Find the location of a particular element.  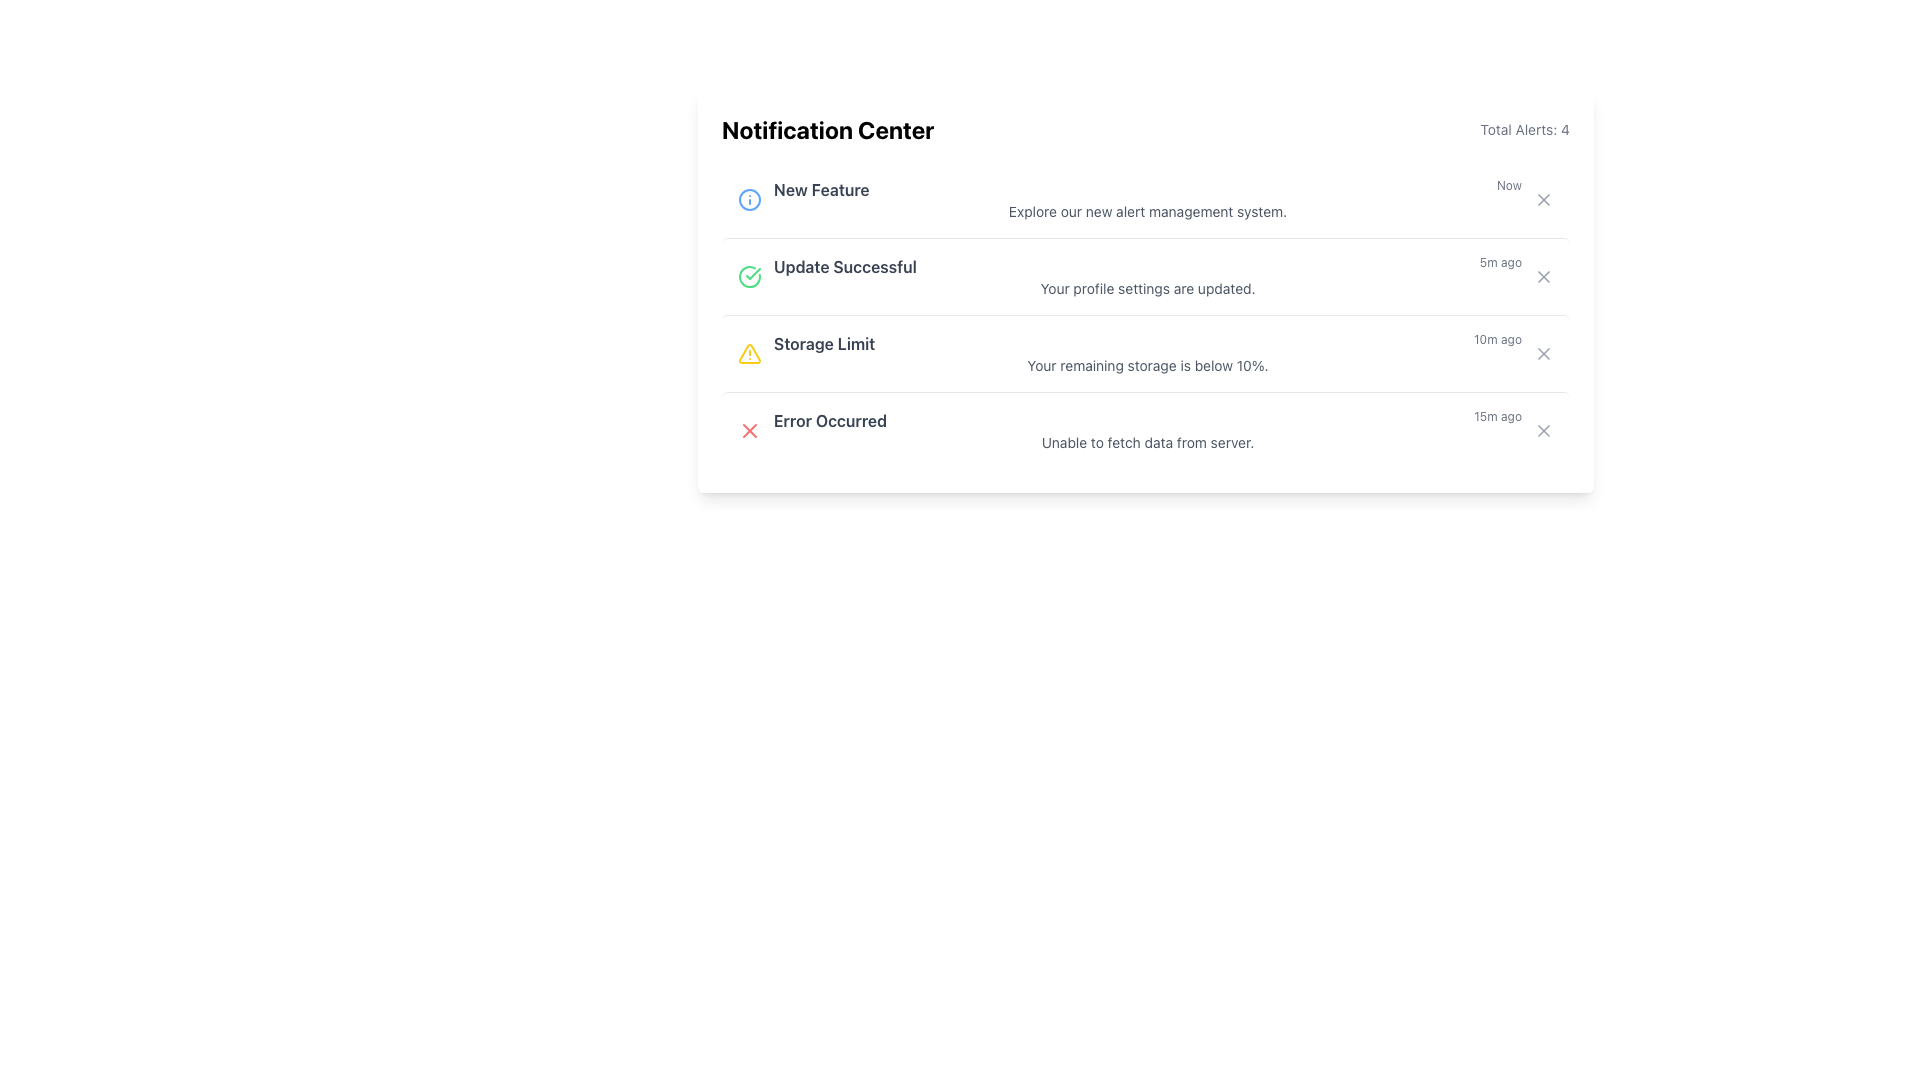

the timestamp text label in the second row of the Notification Center, located to the right of 'Update Successful' is located at coordinates (1500, 265).